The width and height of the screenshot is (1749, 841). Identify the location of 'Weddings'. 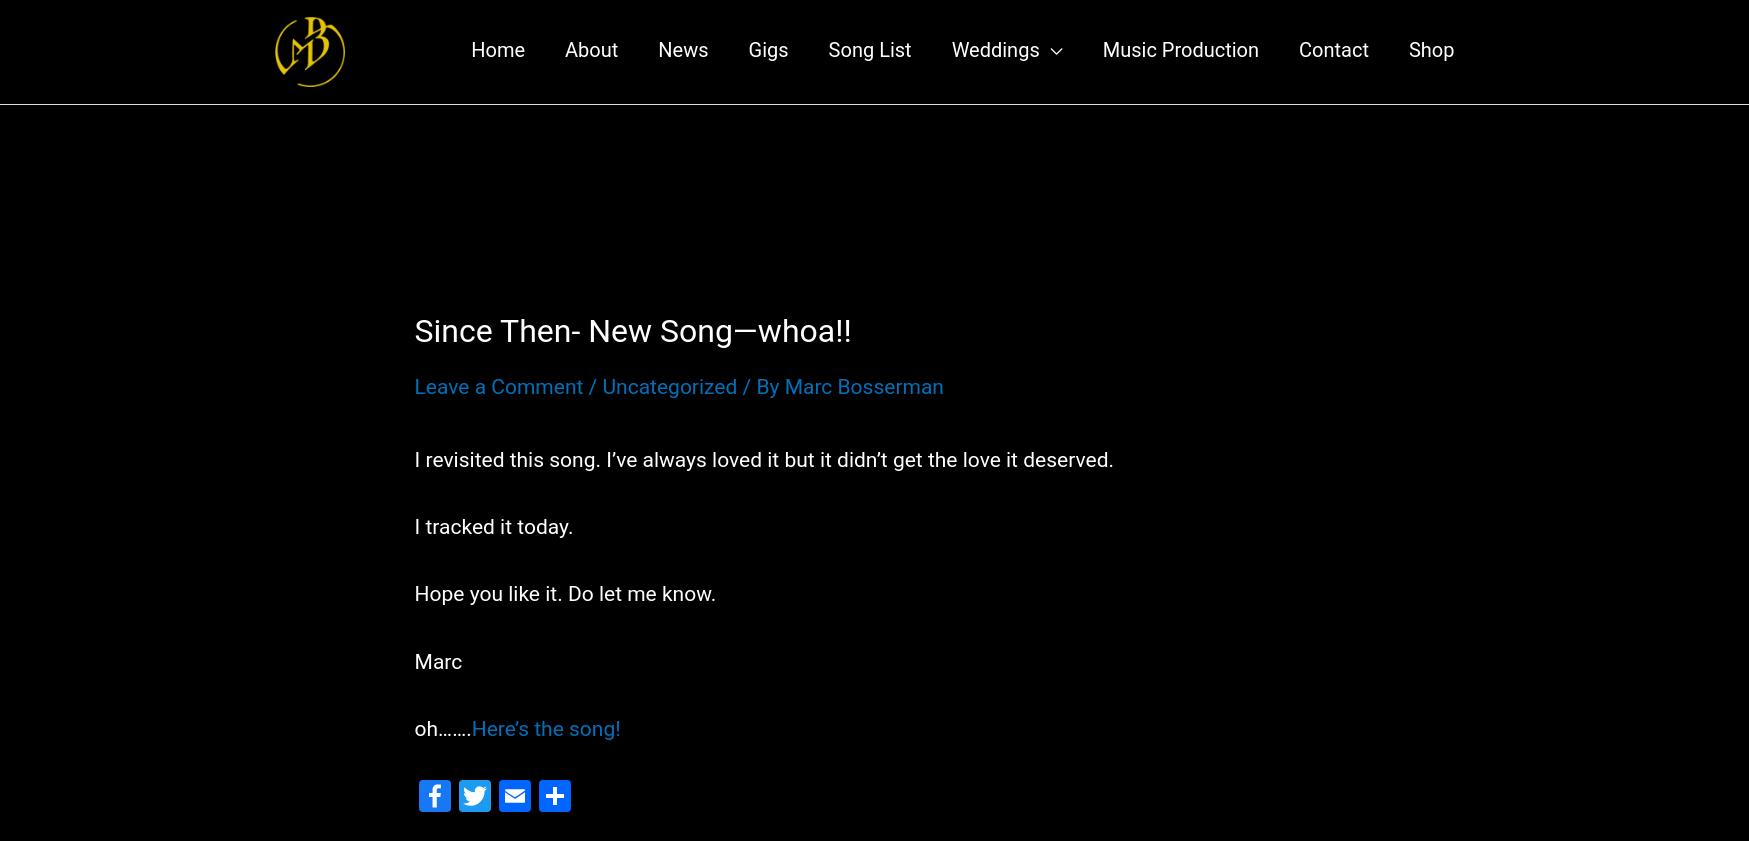
(994, 58).